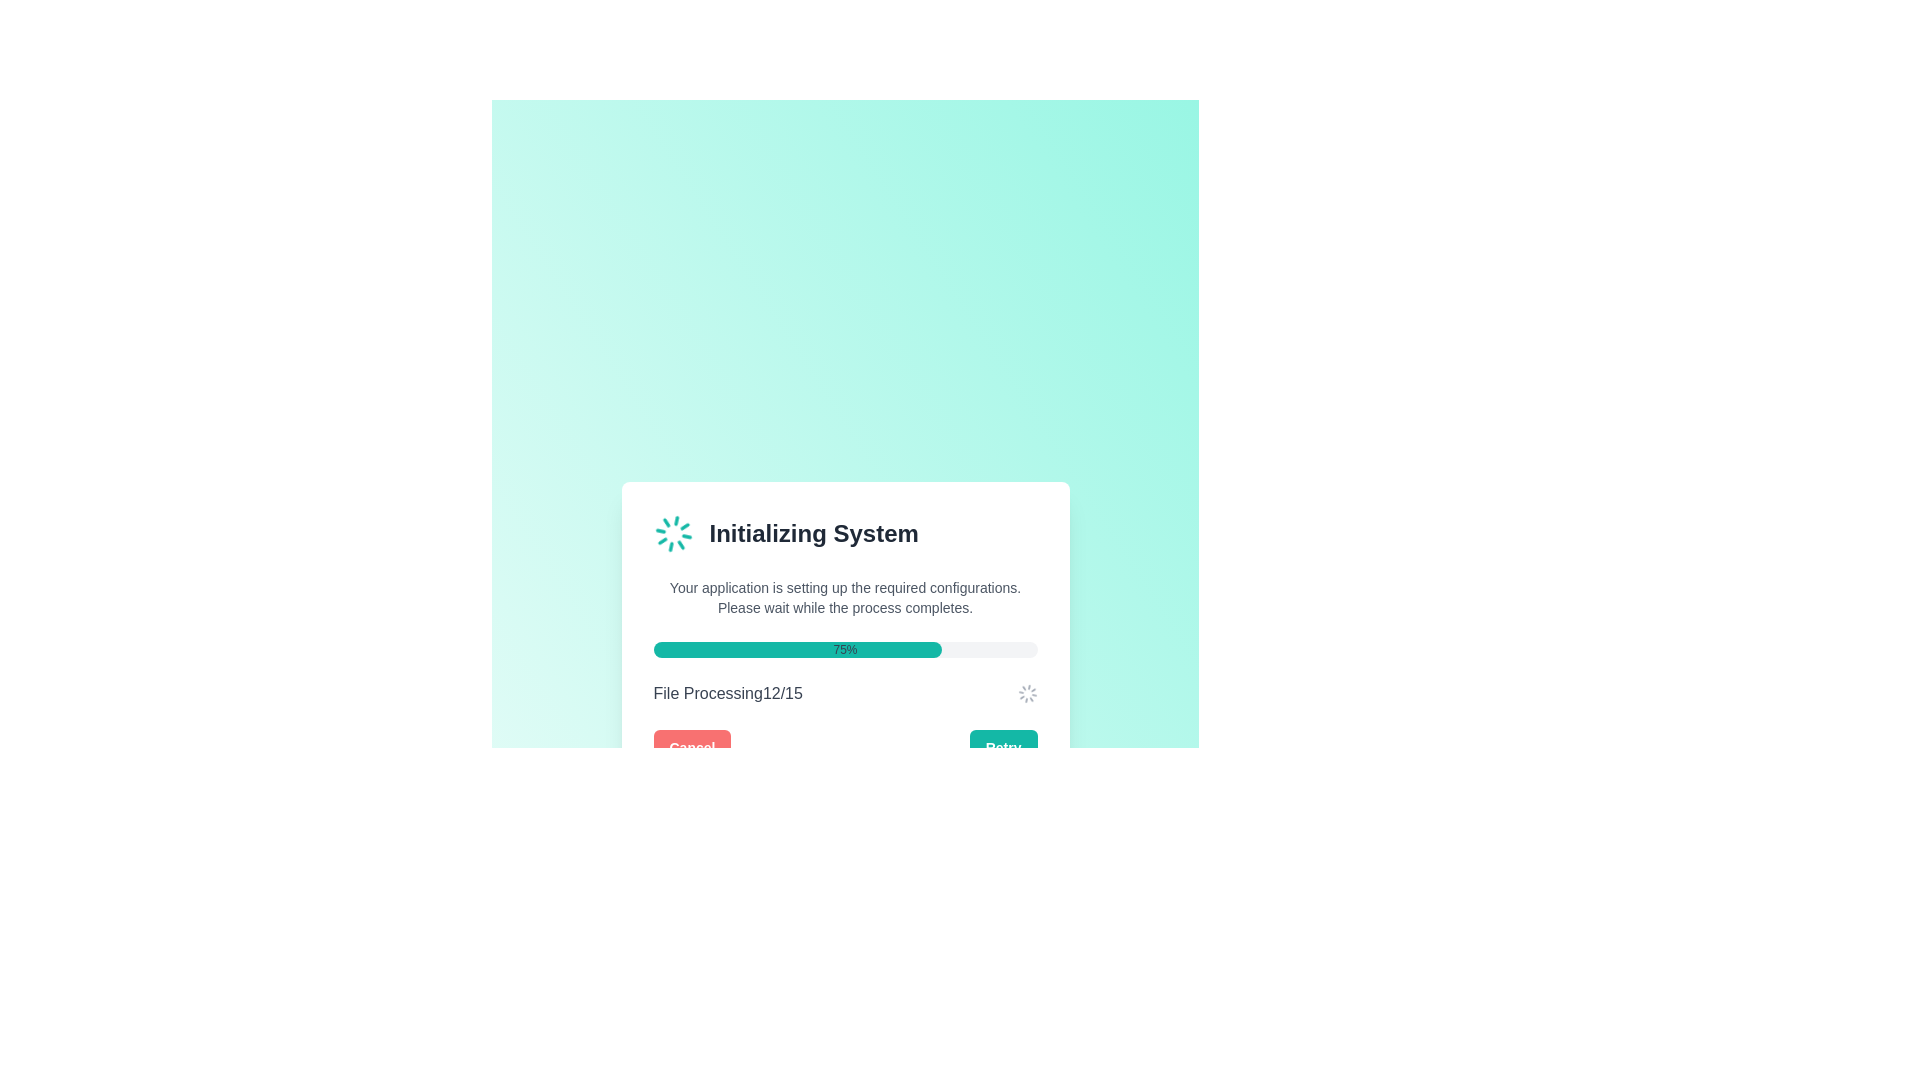 The height and width of the screenshot is (1080, 1920). I want to click on the Text Block displaying the status update 'Your application is setting up the required configurations. Please wait while the process completes.' which is positioned below the header 'Initializing System', so click(845, 596).